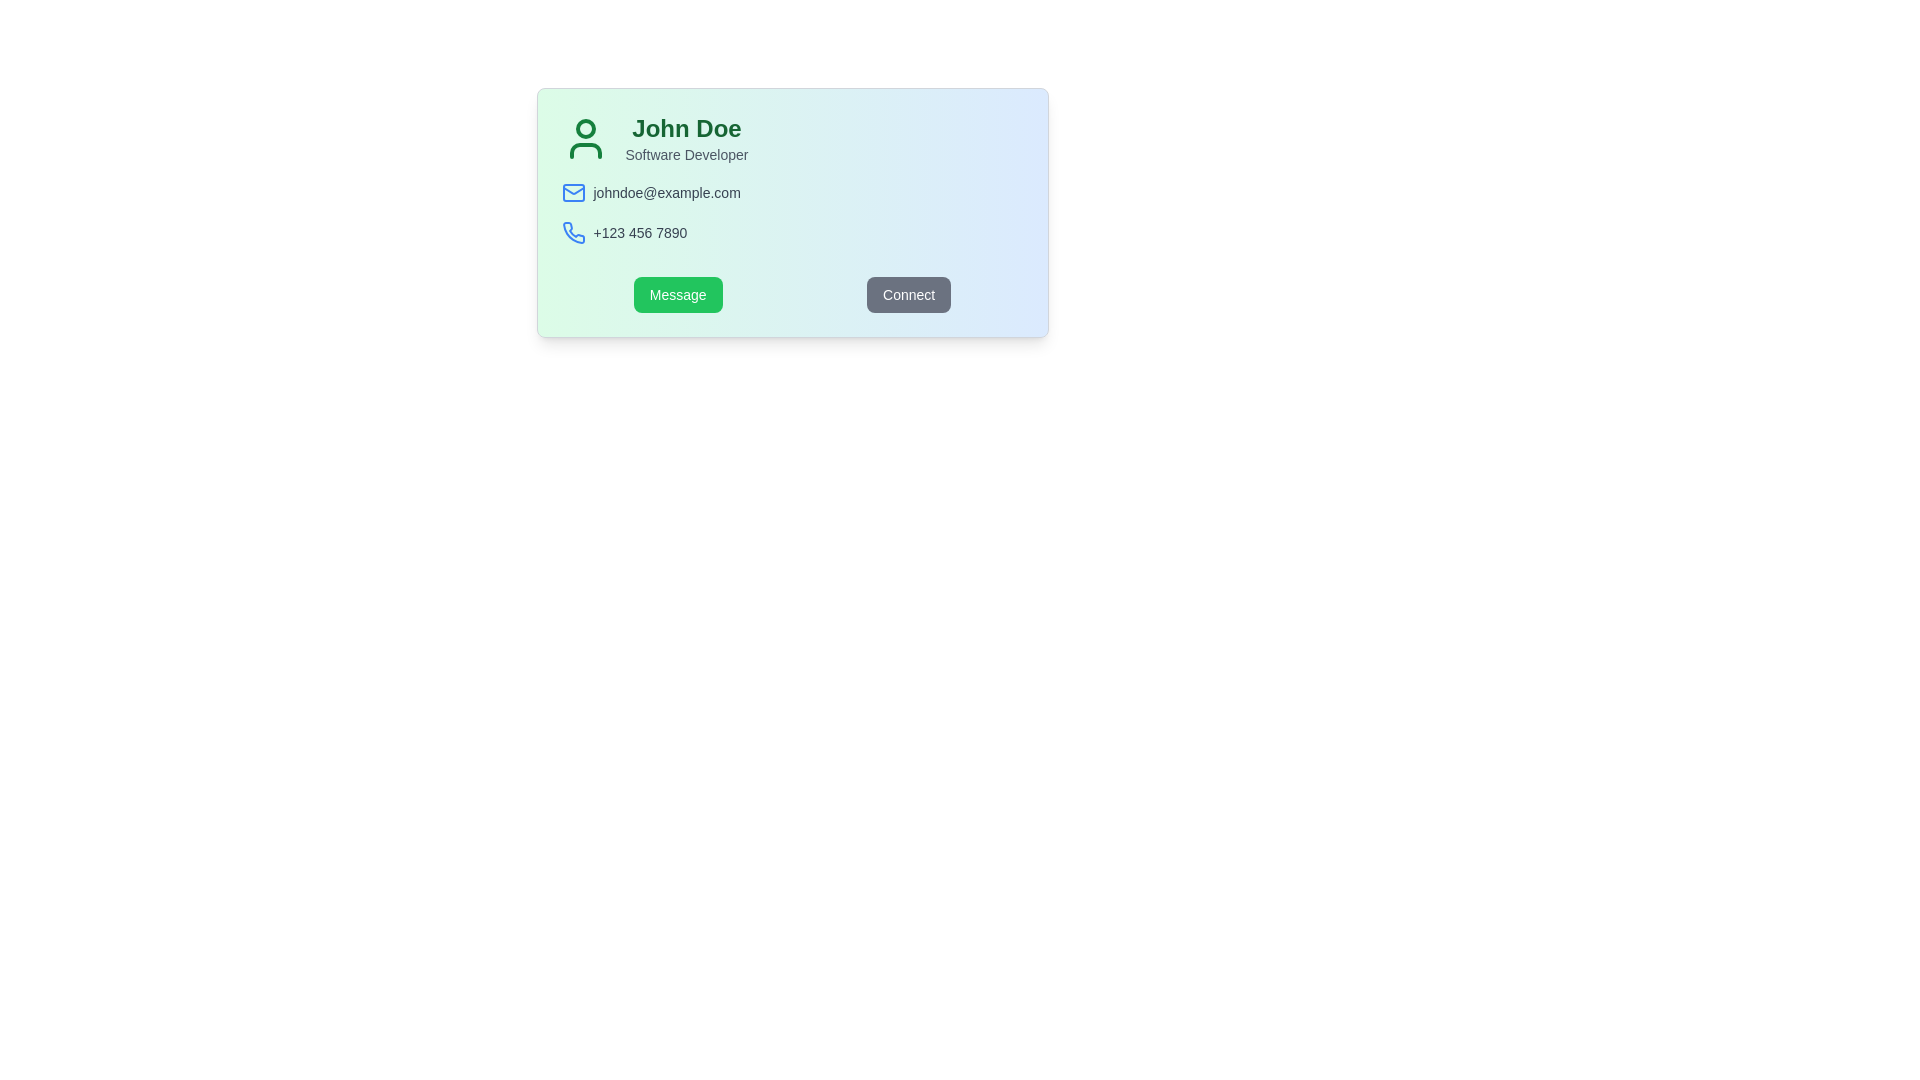 Image resolution: width=1920 pixels, height=1080 pixels. I want to click on the Text label that displays the job title or role description associated with the user 'John Doe', located in the top-left section of the user detail card, directly below the 'John Doe' text, so click(686, 153).